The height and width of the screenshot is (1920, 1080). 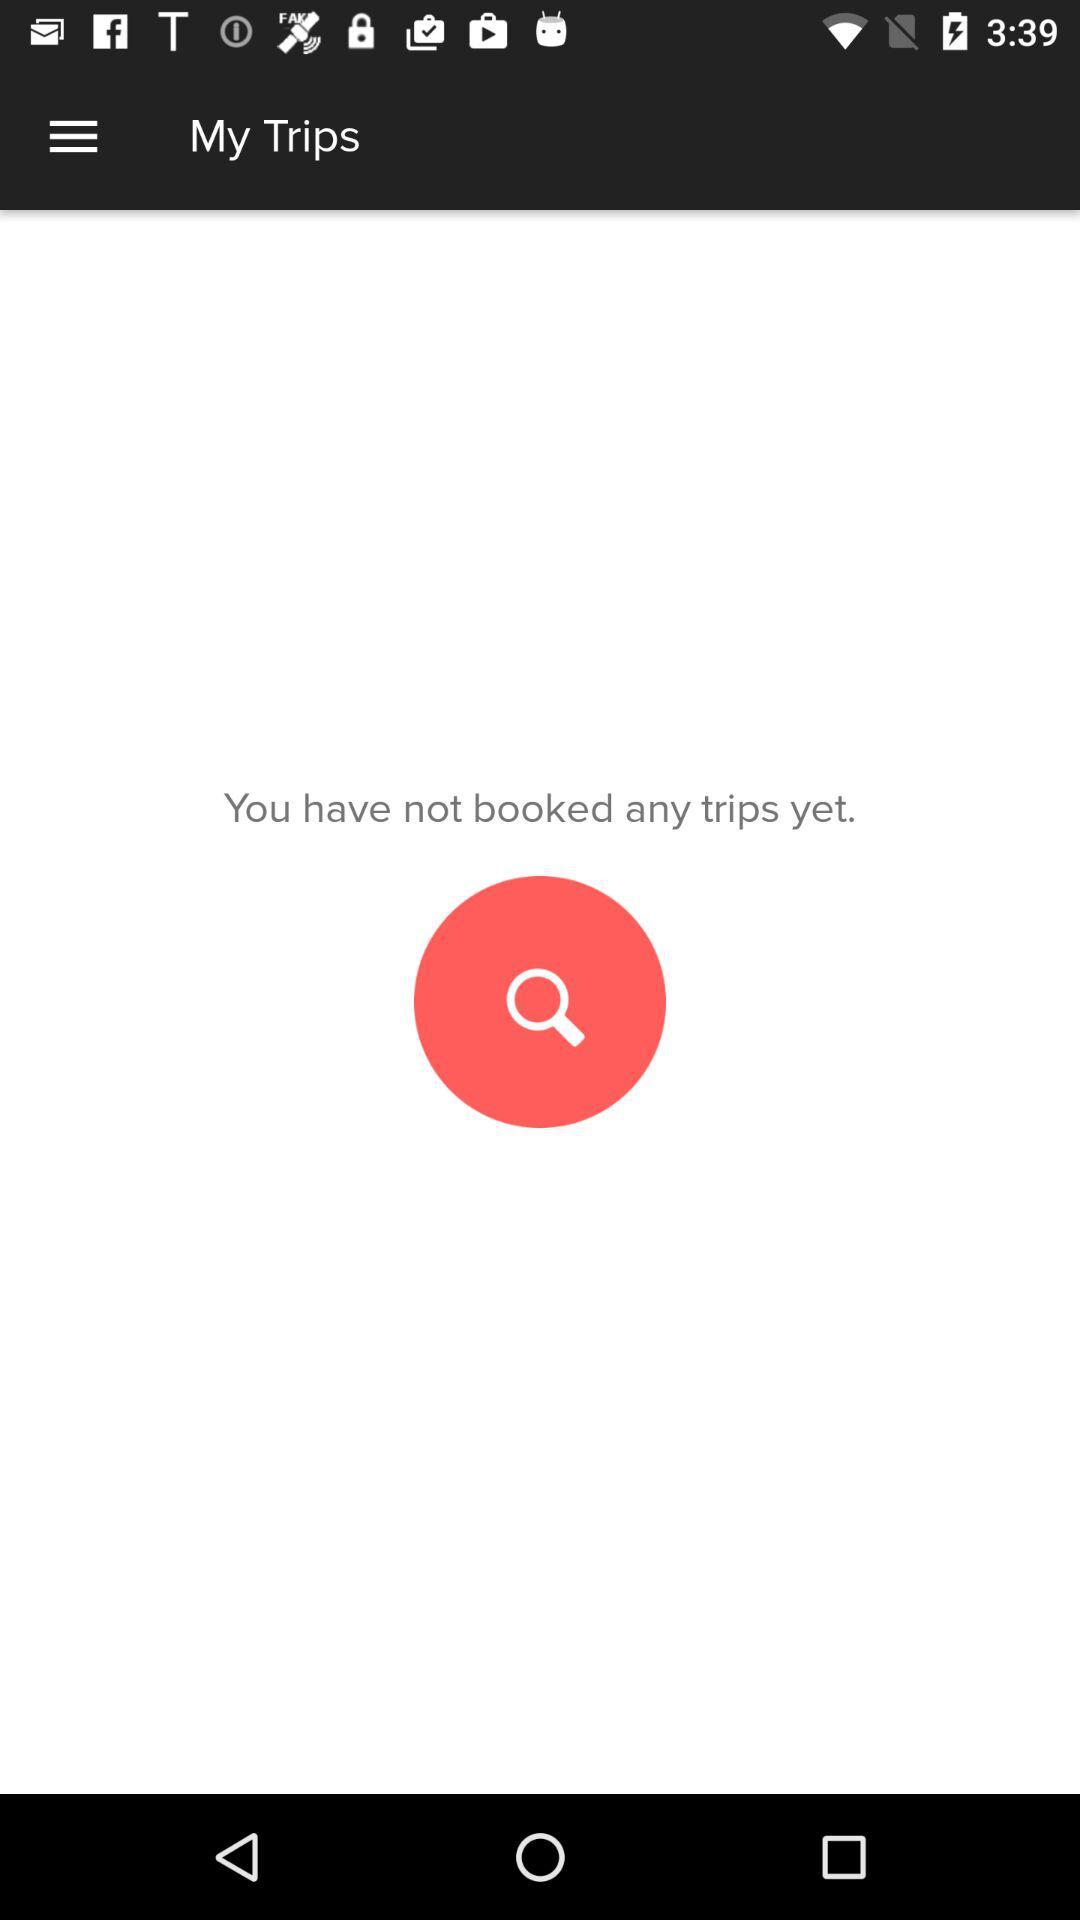 What do you see at coordinates (72, 135) in the screenshot?
I see `extract menu` at bounding box center [72, 135].